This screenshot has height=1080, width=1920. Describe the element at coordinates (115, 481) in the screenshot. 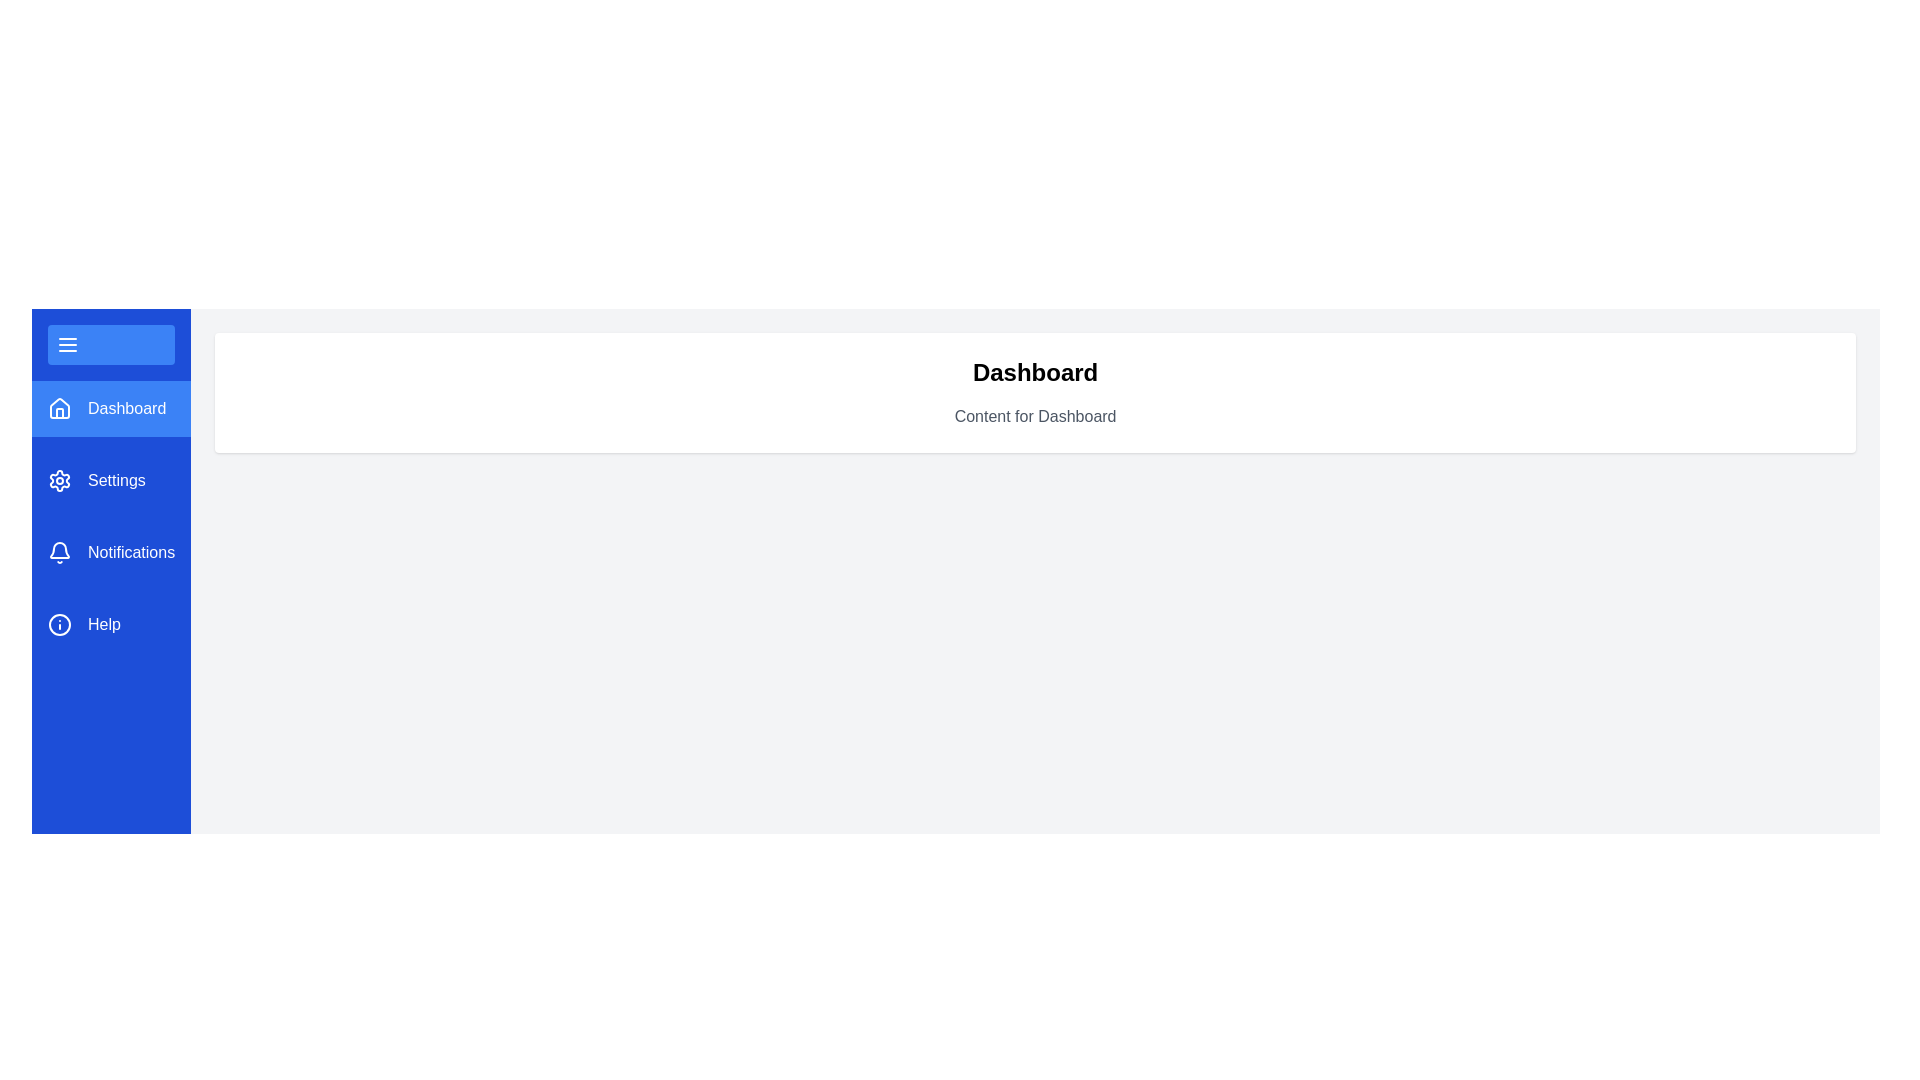

I see `the 'Settings' text label located in the left sidebar, which is the second item in the vertical list of navigation options, between 'Dashboard' and 'Notifications'` at that location.